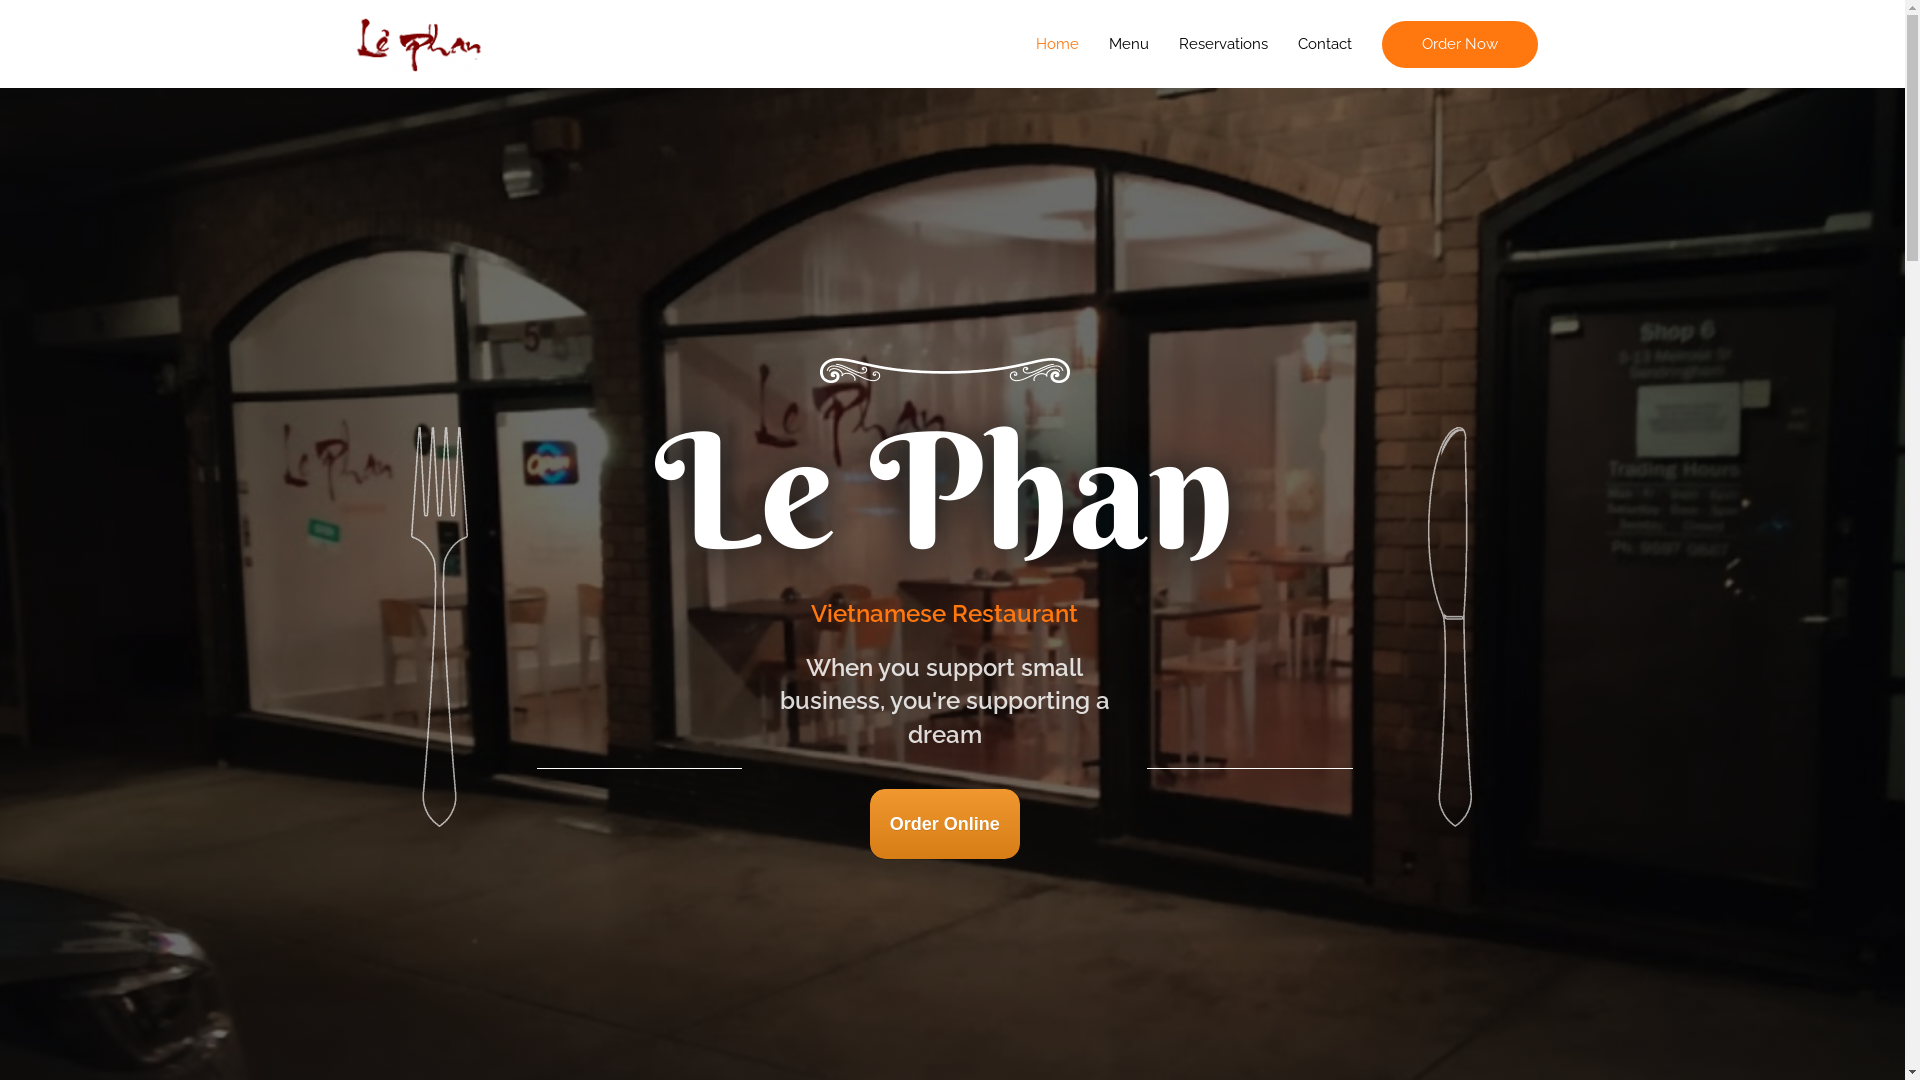 The image size is (1920, 1080). What do you see at coordinates (1055, 43) in the screenshot?
I see `'Home'` at bounding box center [1055, 43].